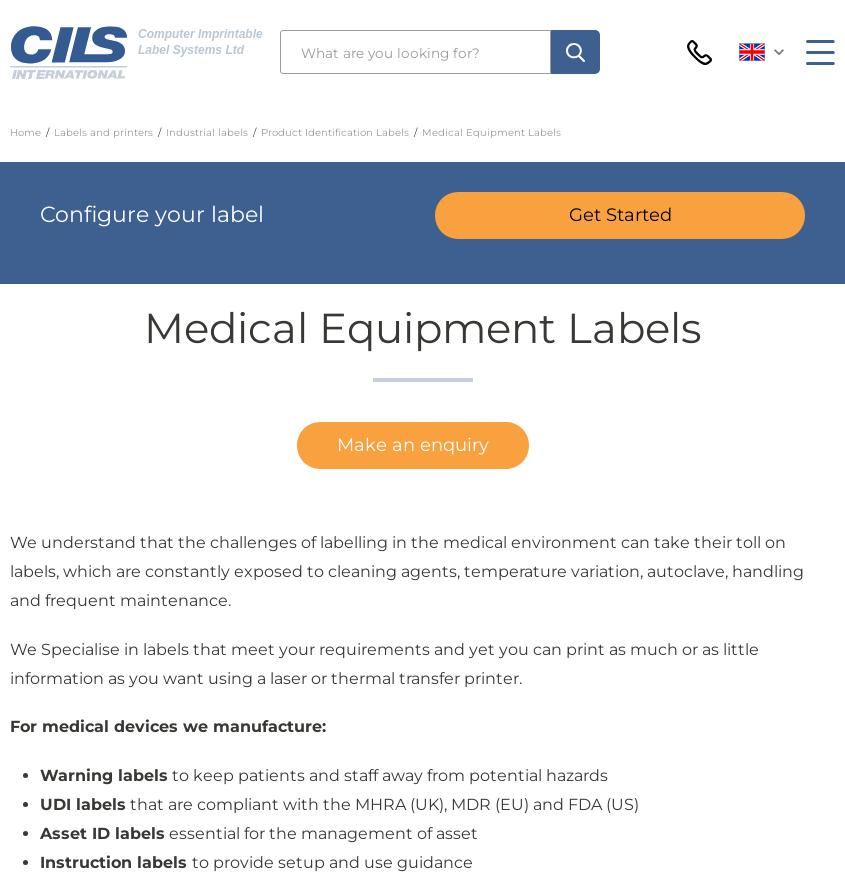 This screenshot has height=877, width=845. Describe the element at coordinates (565, 125) in the screenshot. I see `'+44 (0)1903 219000'` at that location.